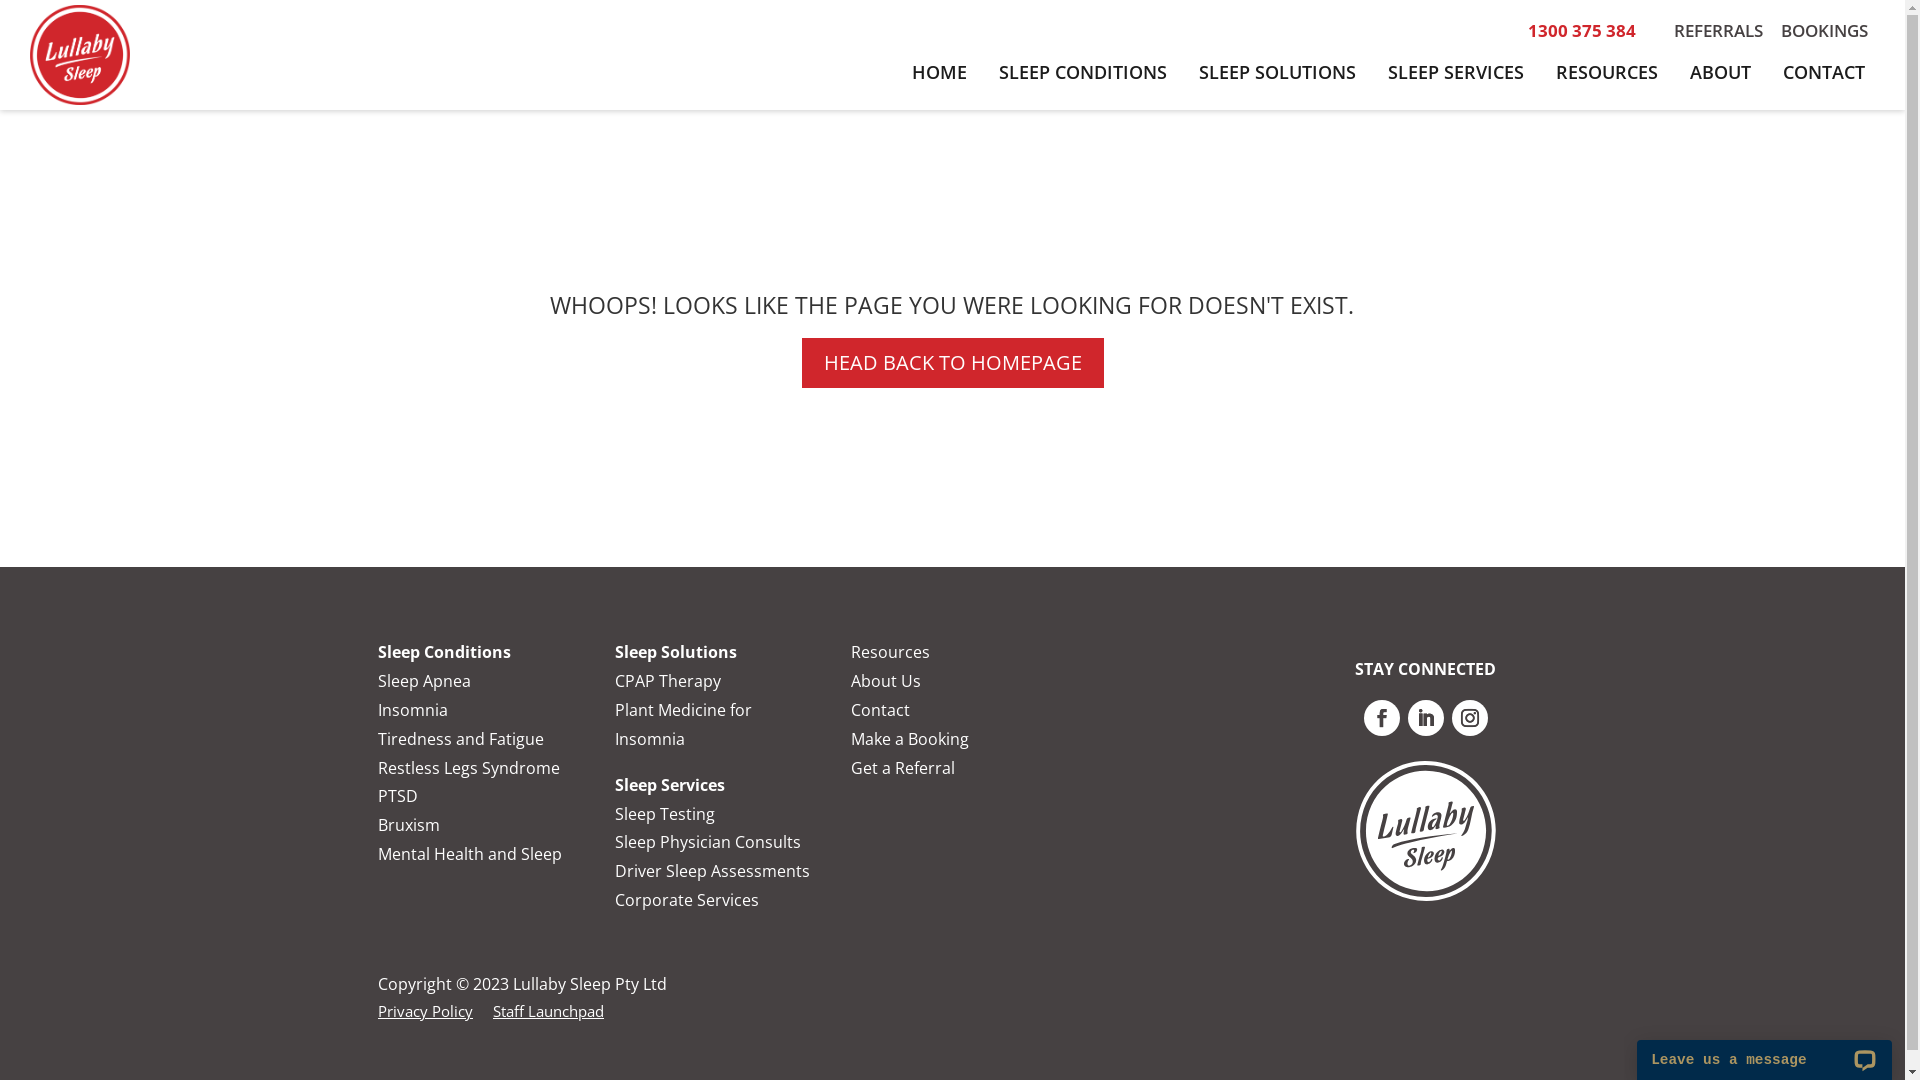  Describe the element at coordinates (1607, 71) in the screenshot. I see `'RESOURCES'` at that location.